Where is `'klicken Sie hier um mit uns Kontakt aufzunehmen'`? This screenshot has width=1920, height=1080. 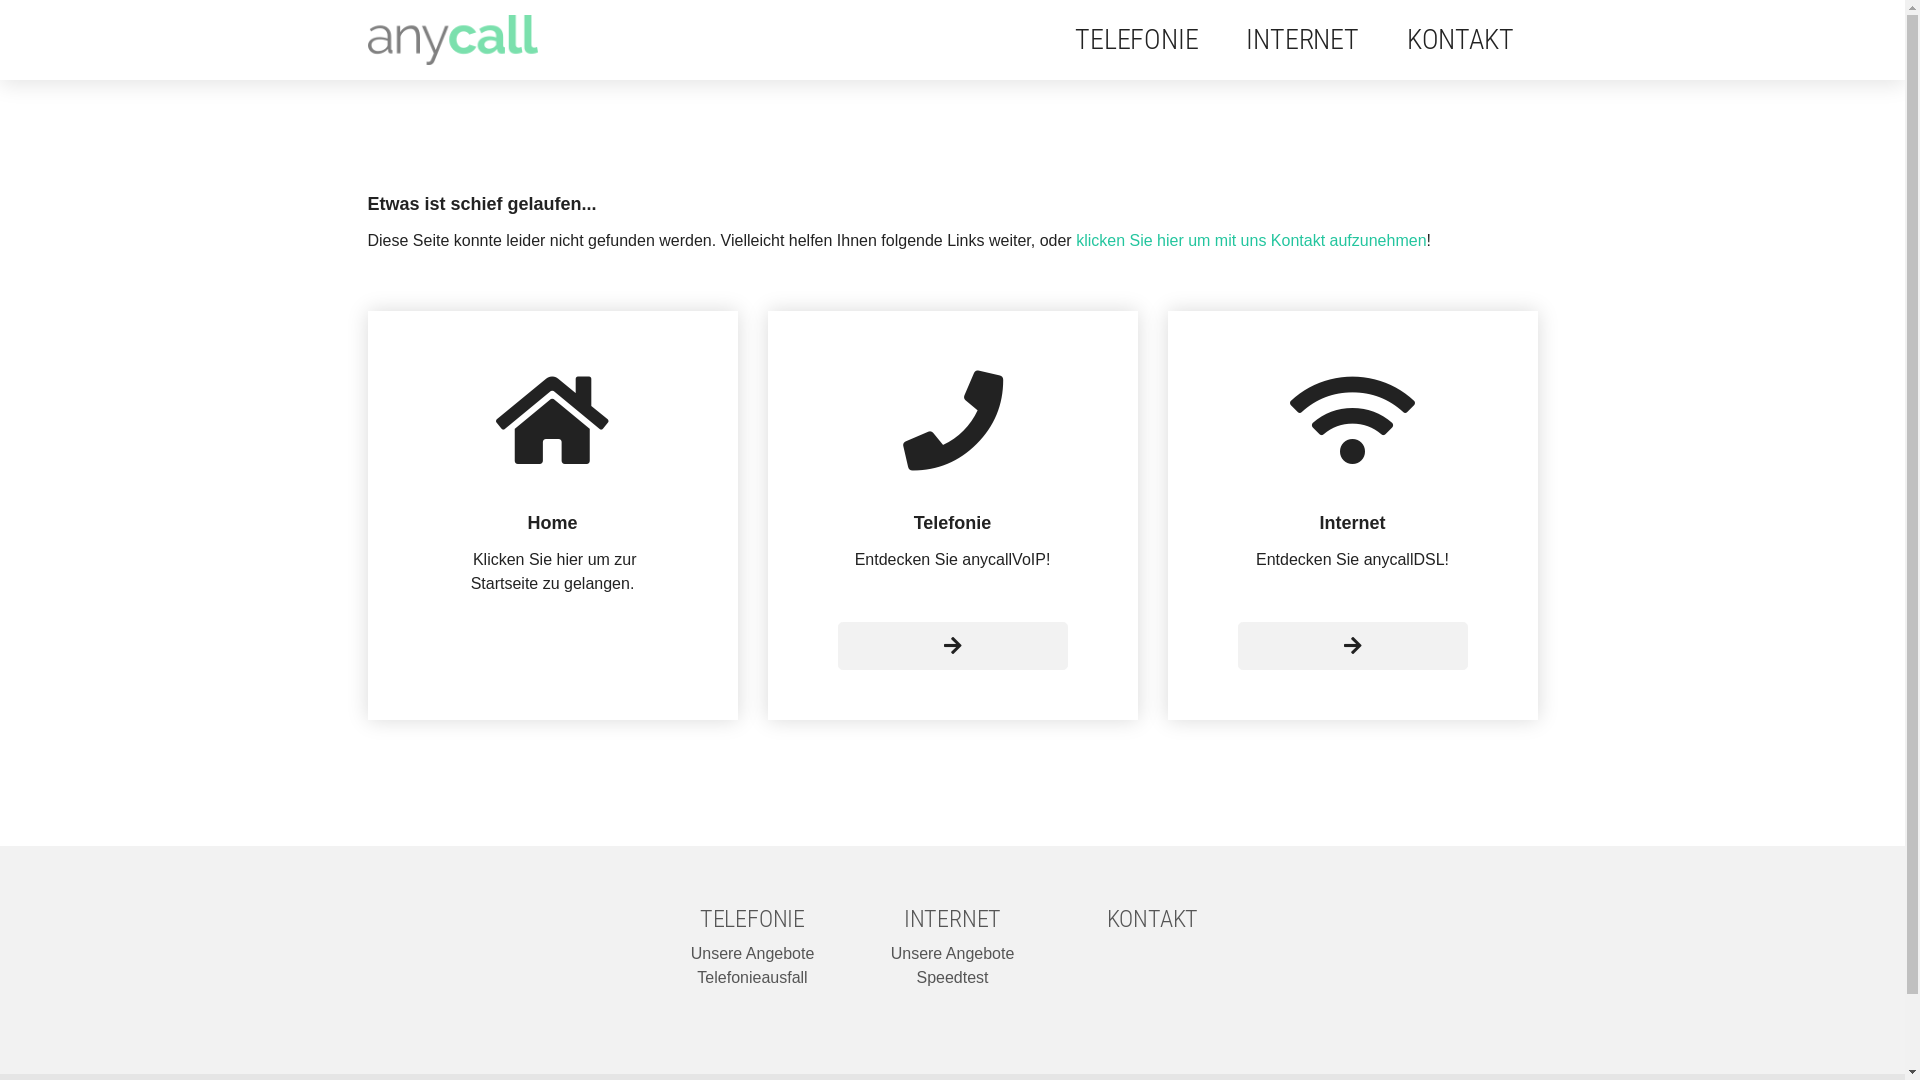 'klicken Sie hier um mit uns Kontakt aufzunehmen' is located at coordinates (1074, 239).